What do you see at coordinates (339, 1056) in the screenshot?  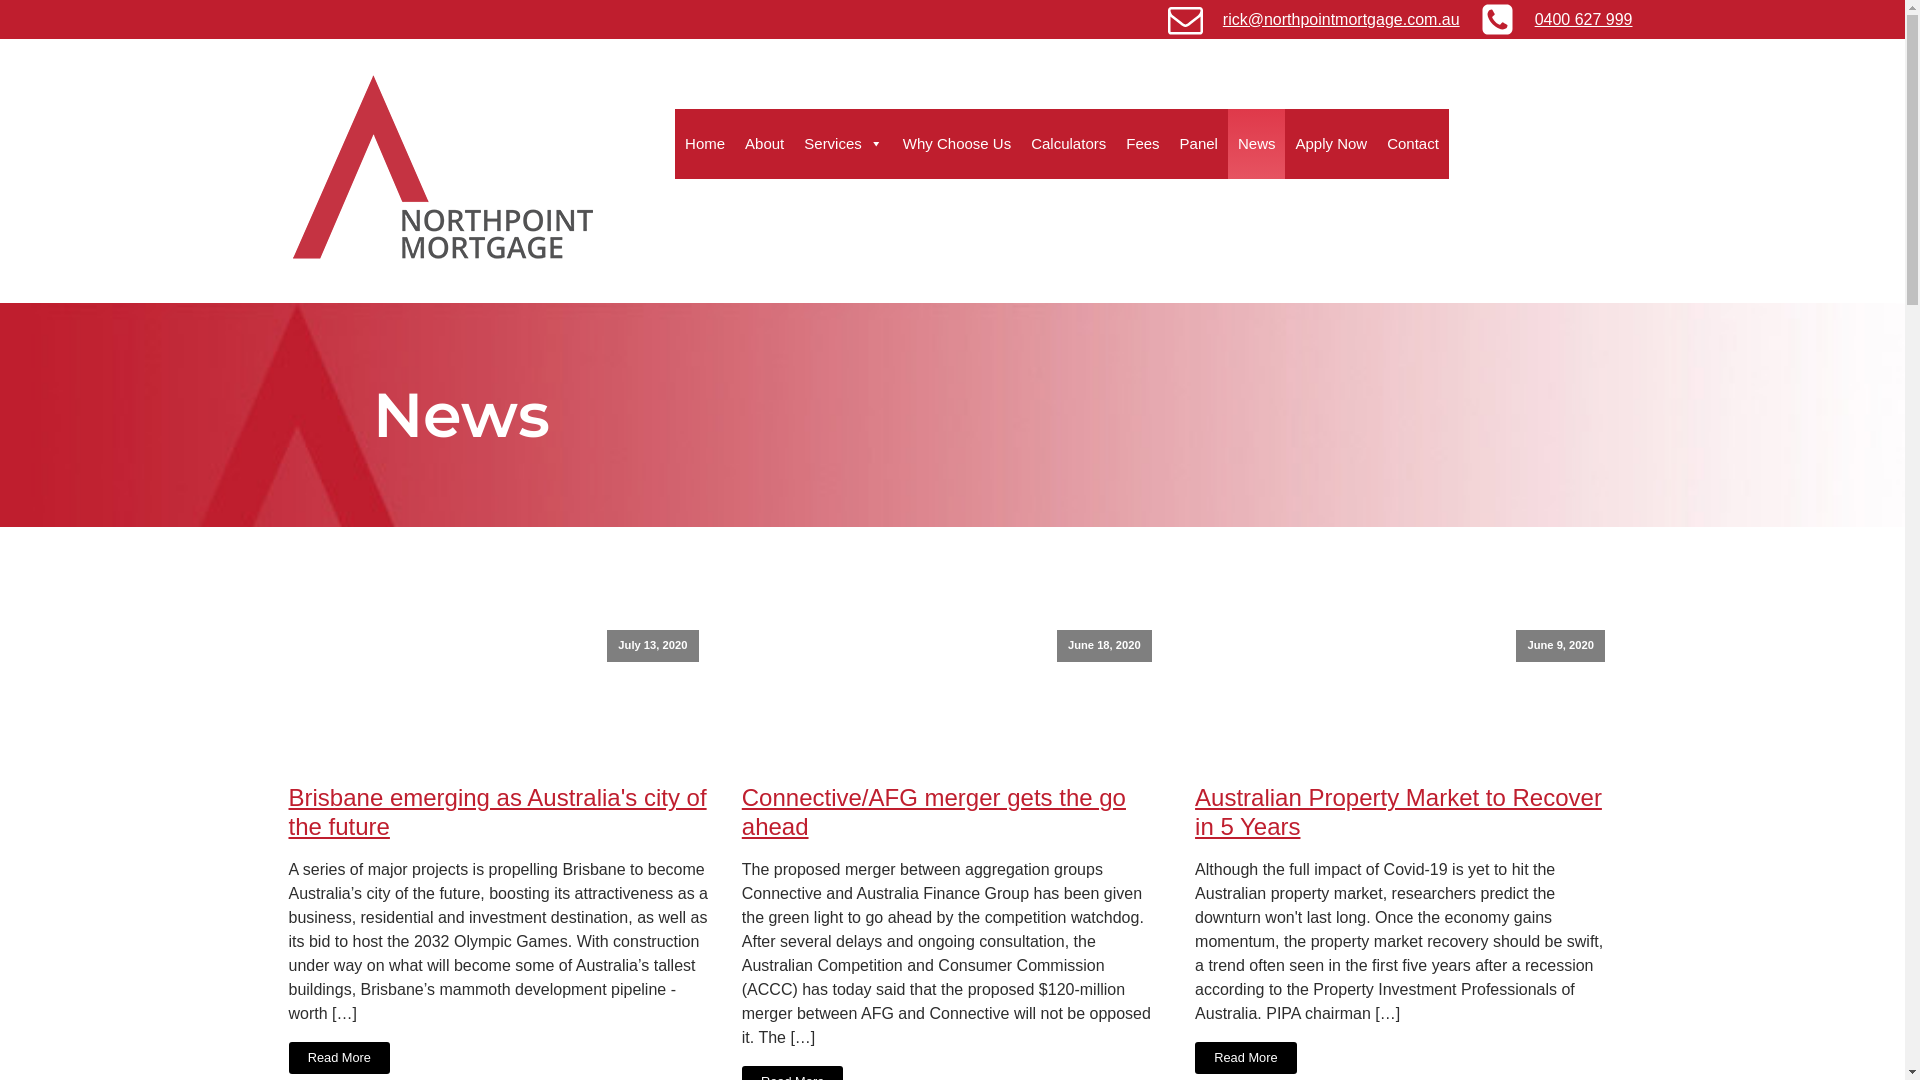 I see `'Read More'` at bounding box center [339, 1056].